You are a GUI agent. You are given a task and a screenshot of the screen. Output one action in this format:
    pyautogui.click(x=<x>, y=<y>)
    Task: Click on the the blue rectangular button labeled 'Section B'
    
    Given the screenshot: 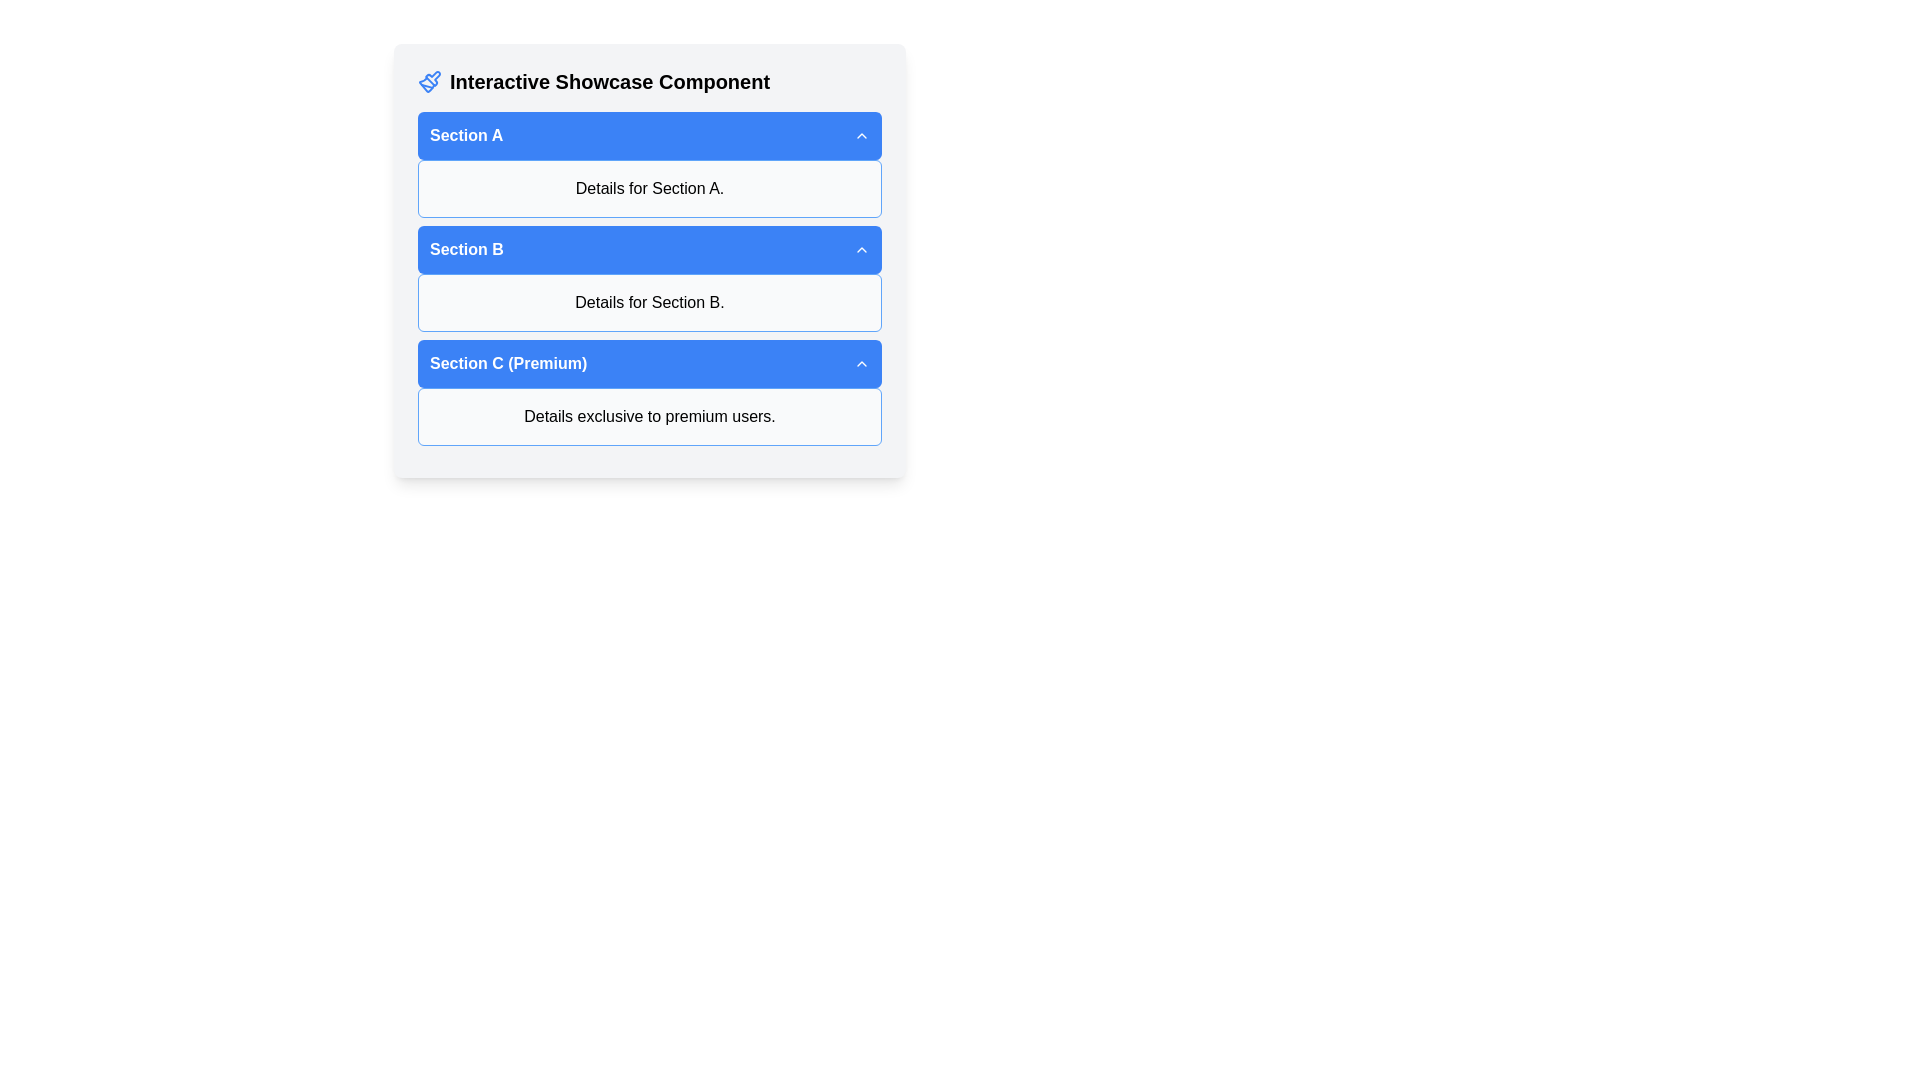 What is the action you would take?
    pyautogui.click(x=649, y=260)
    